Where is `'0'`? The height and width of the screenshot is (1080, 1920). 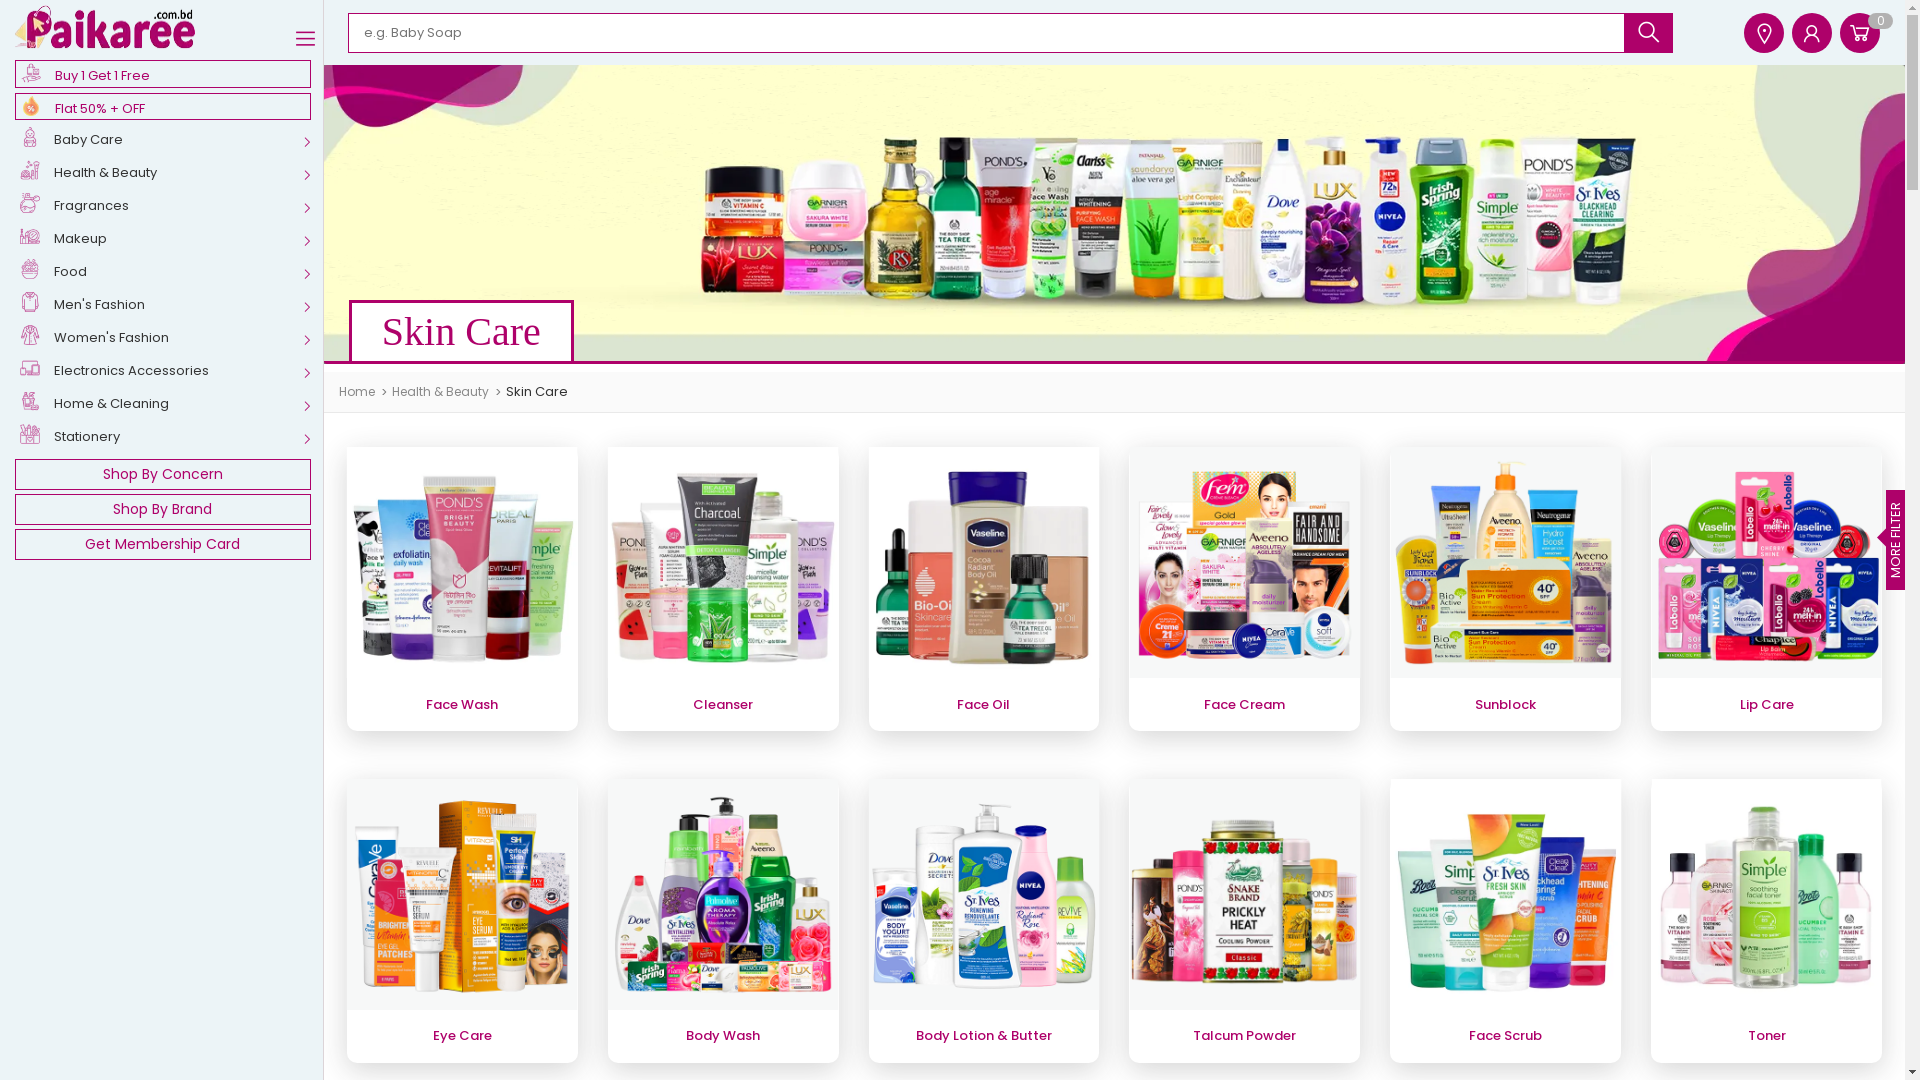 '0' is located at coordinates (1859, 33).